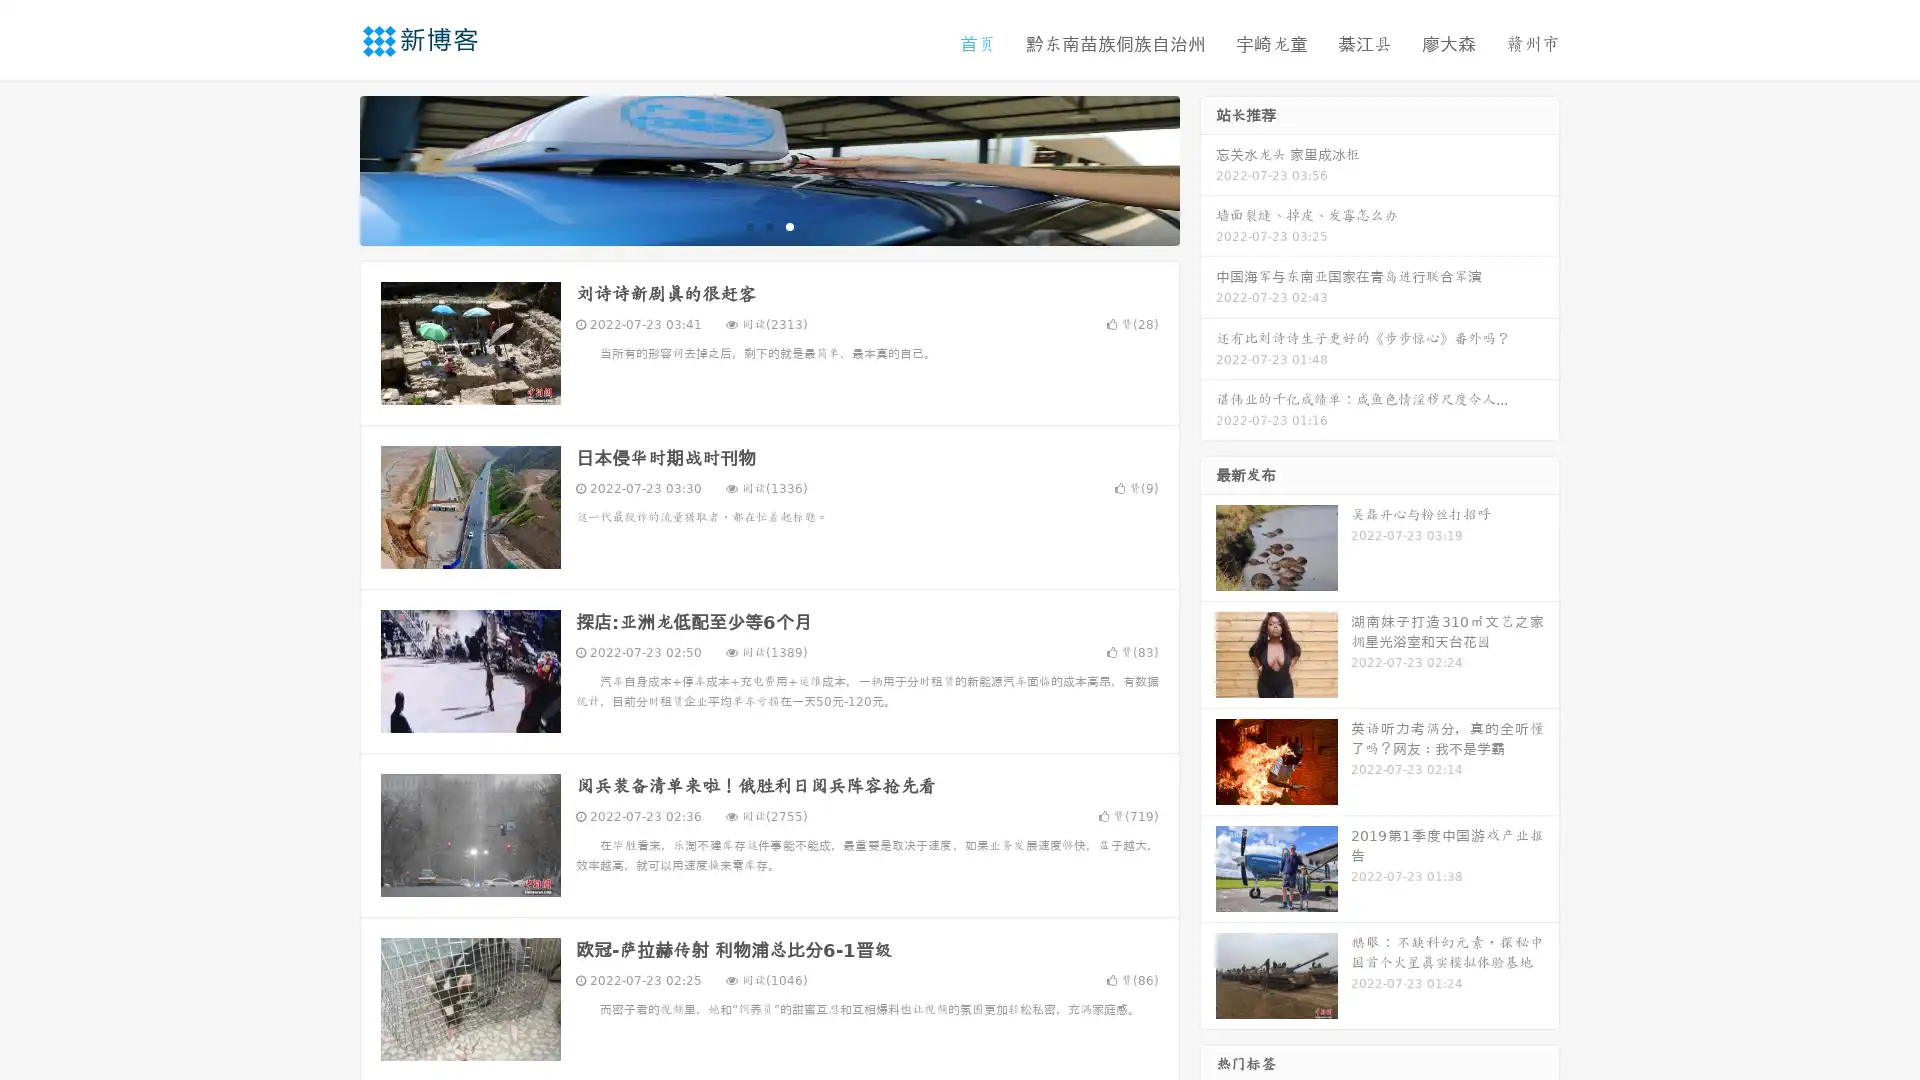 This screenshot has height=1080, width=1920. I want to click on Go to slide 3, so click(789, 225).